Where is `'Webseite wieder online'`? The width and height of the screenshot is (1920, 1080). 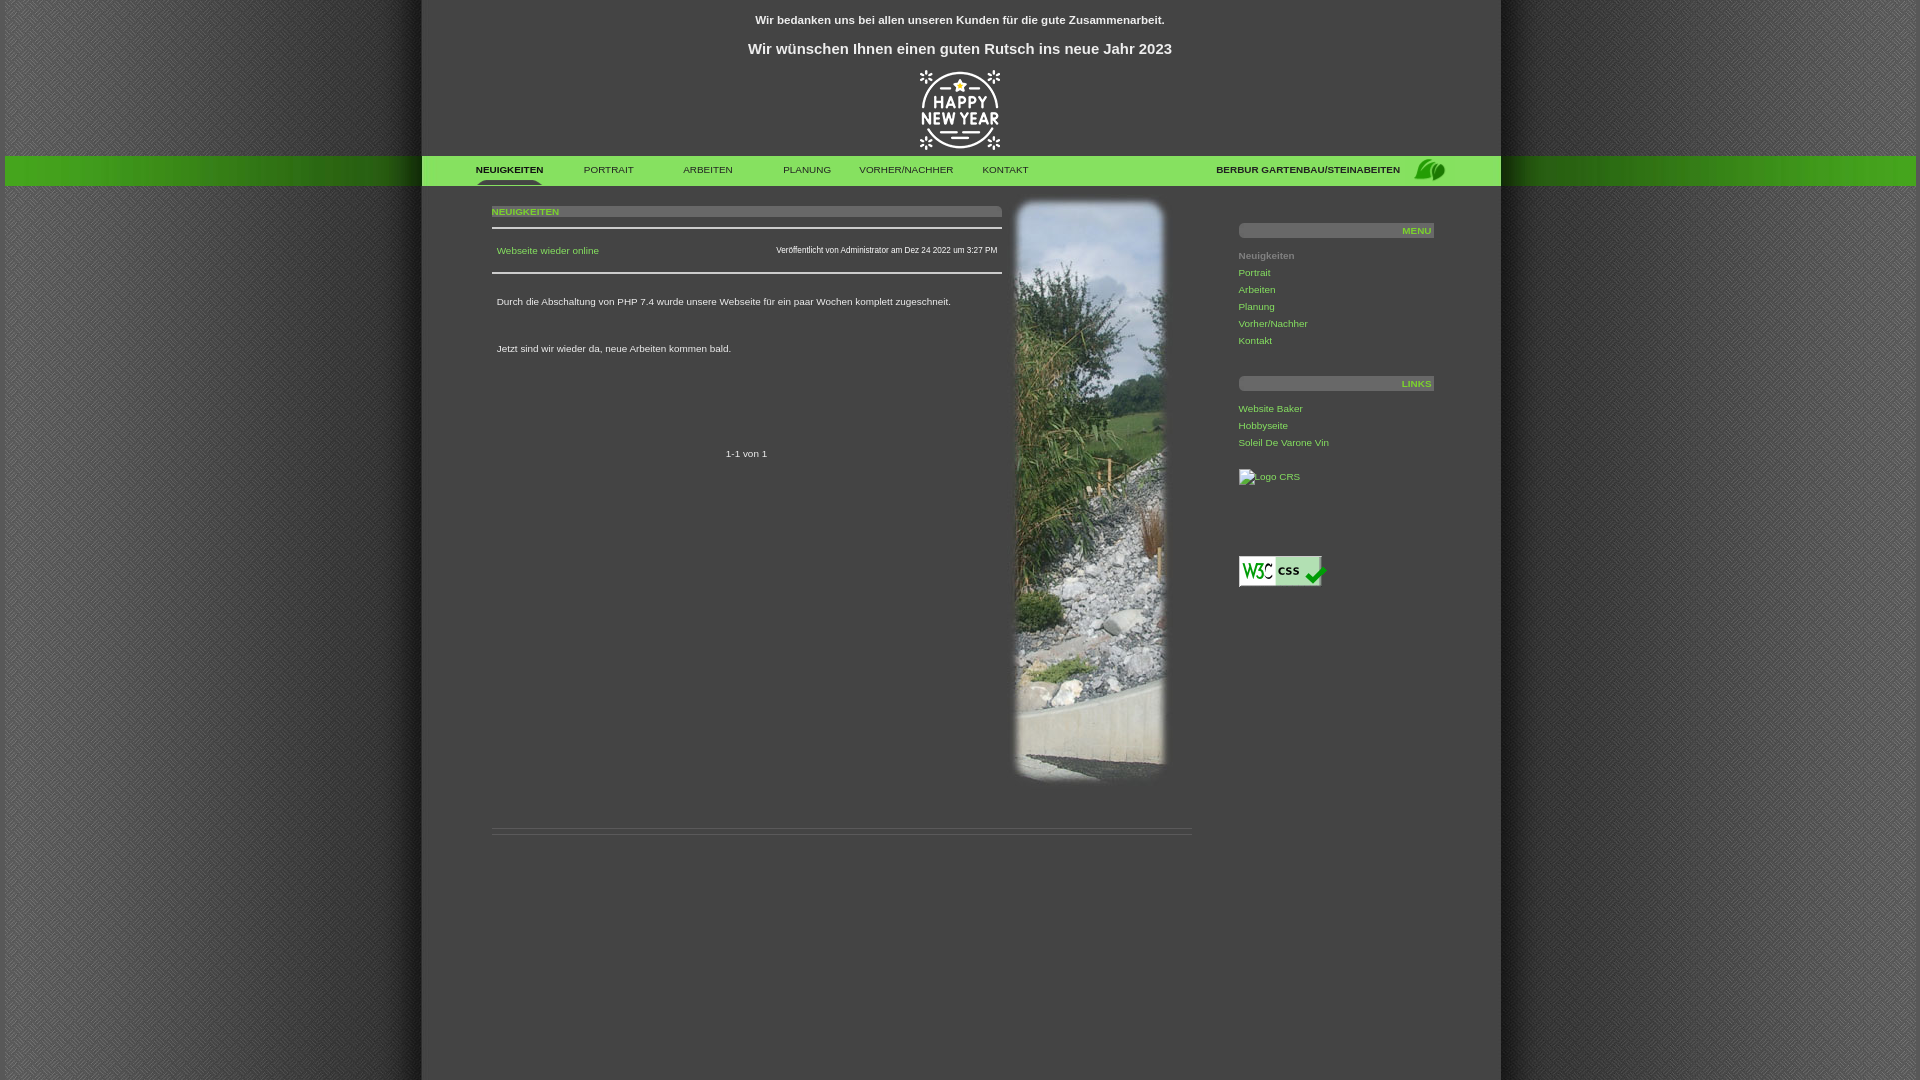
'Webseite wieder online' is located at coordinates (547, 249).